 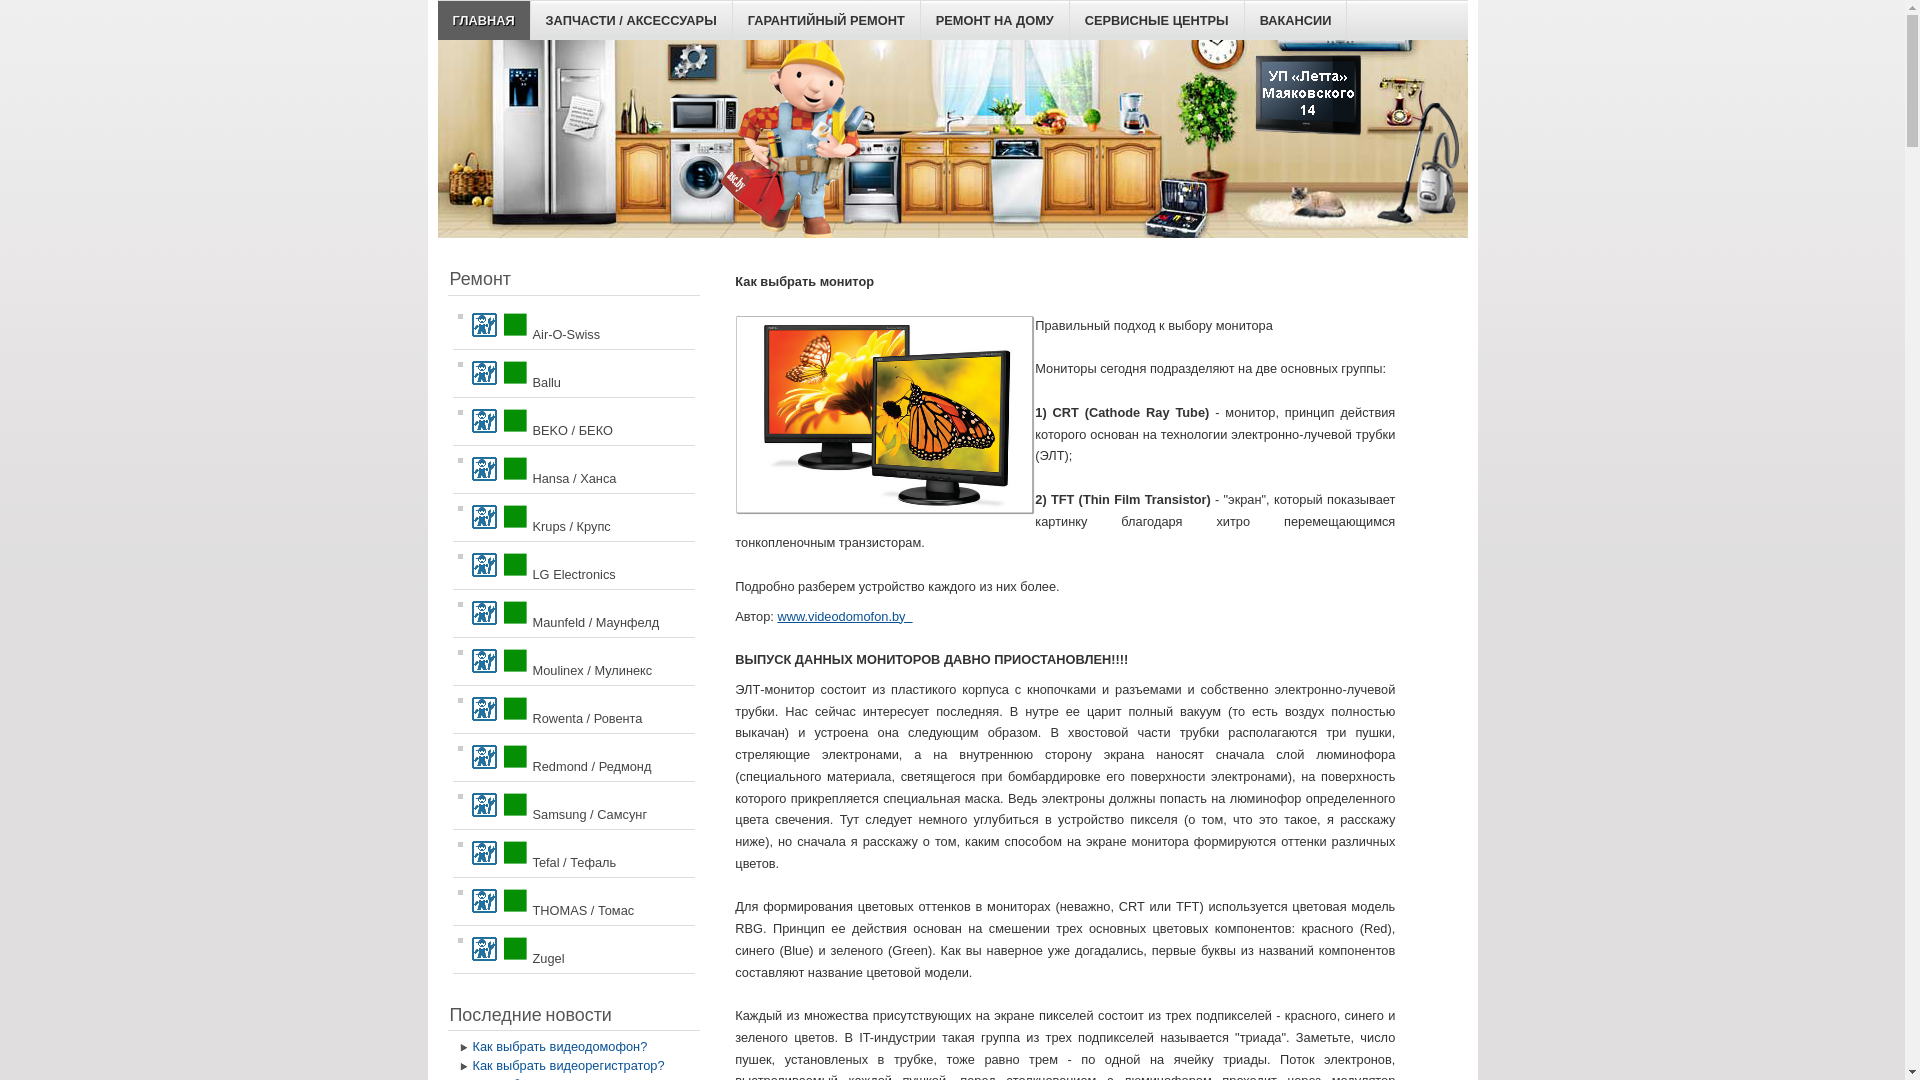 I want to click on 'www.videodomofon.by  ', so click(x=844, y=615).